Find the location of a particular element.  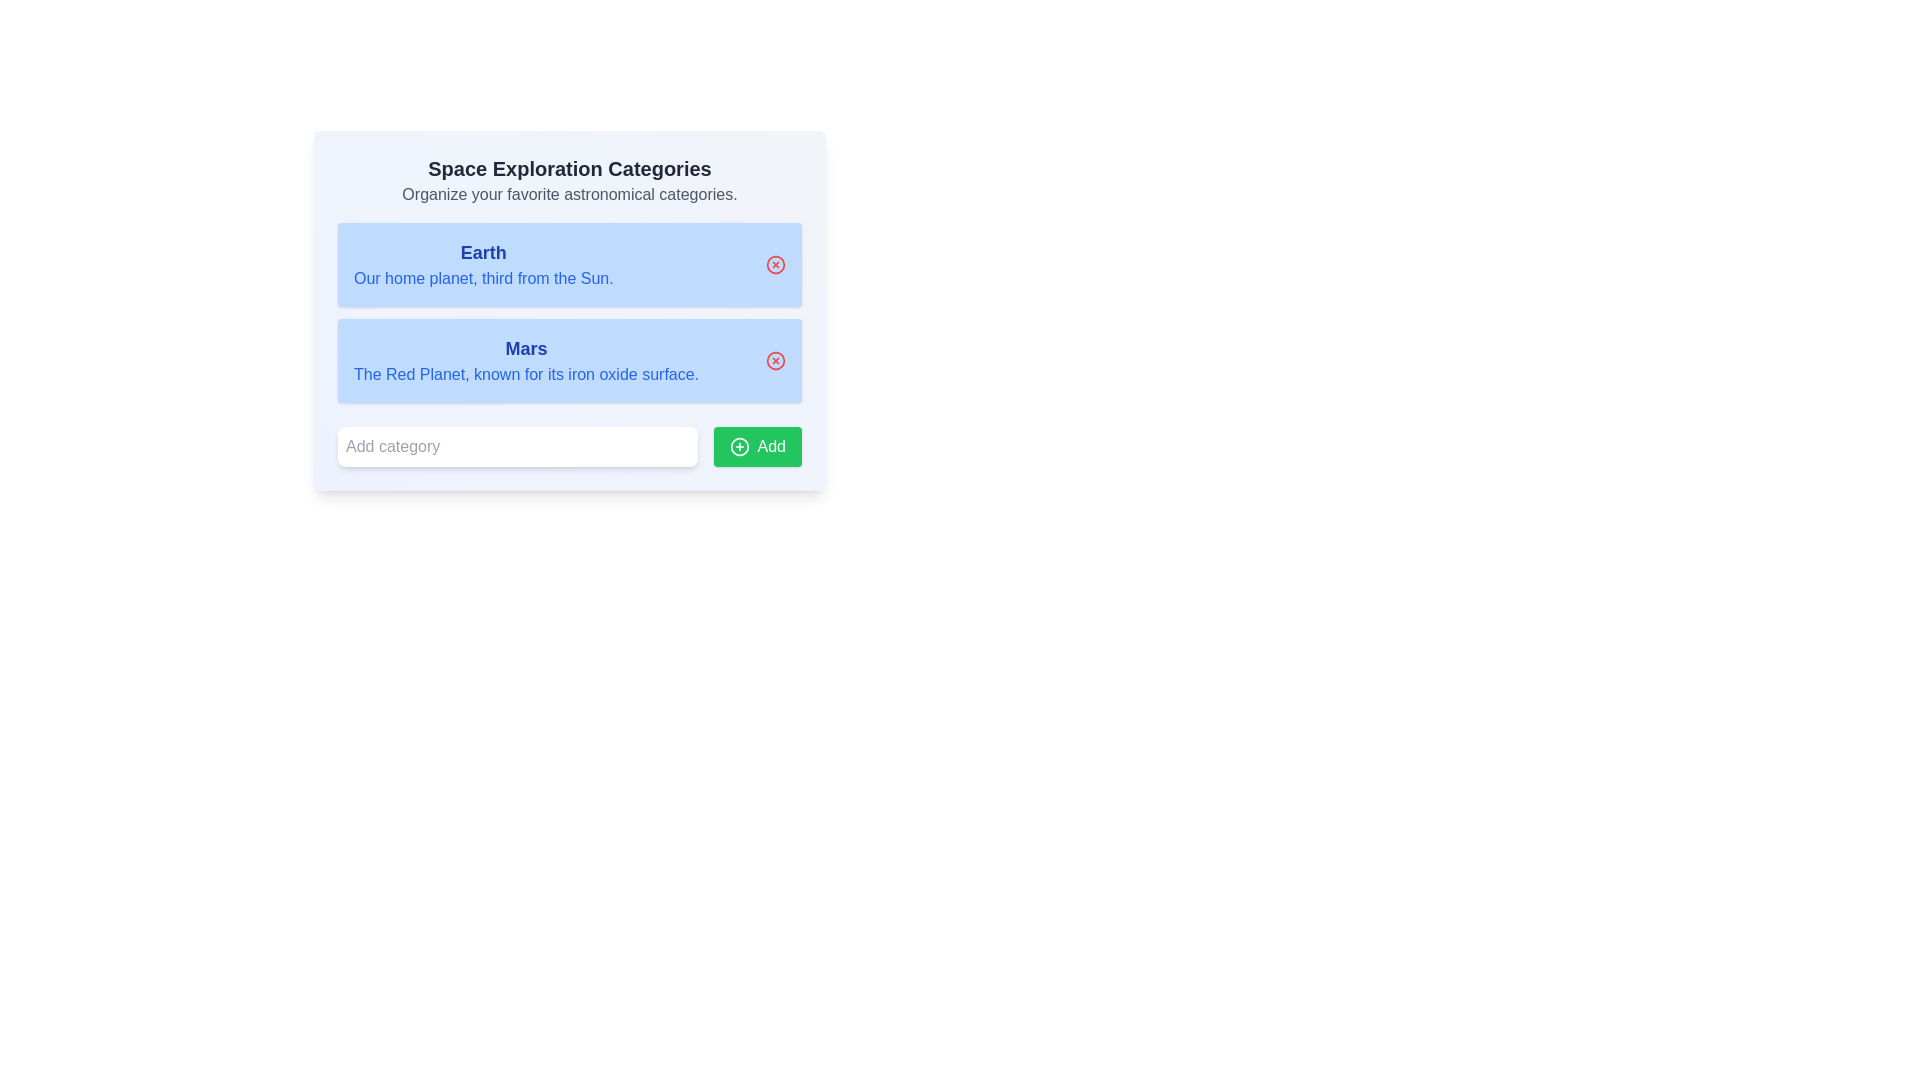

the second line of text in the blue rectangular section providing additional information about 'Earth', located directly beneath the bolded label 'Earth' is located at coordinates (483, 278).